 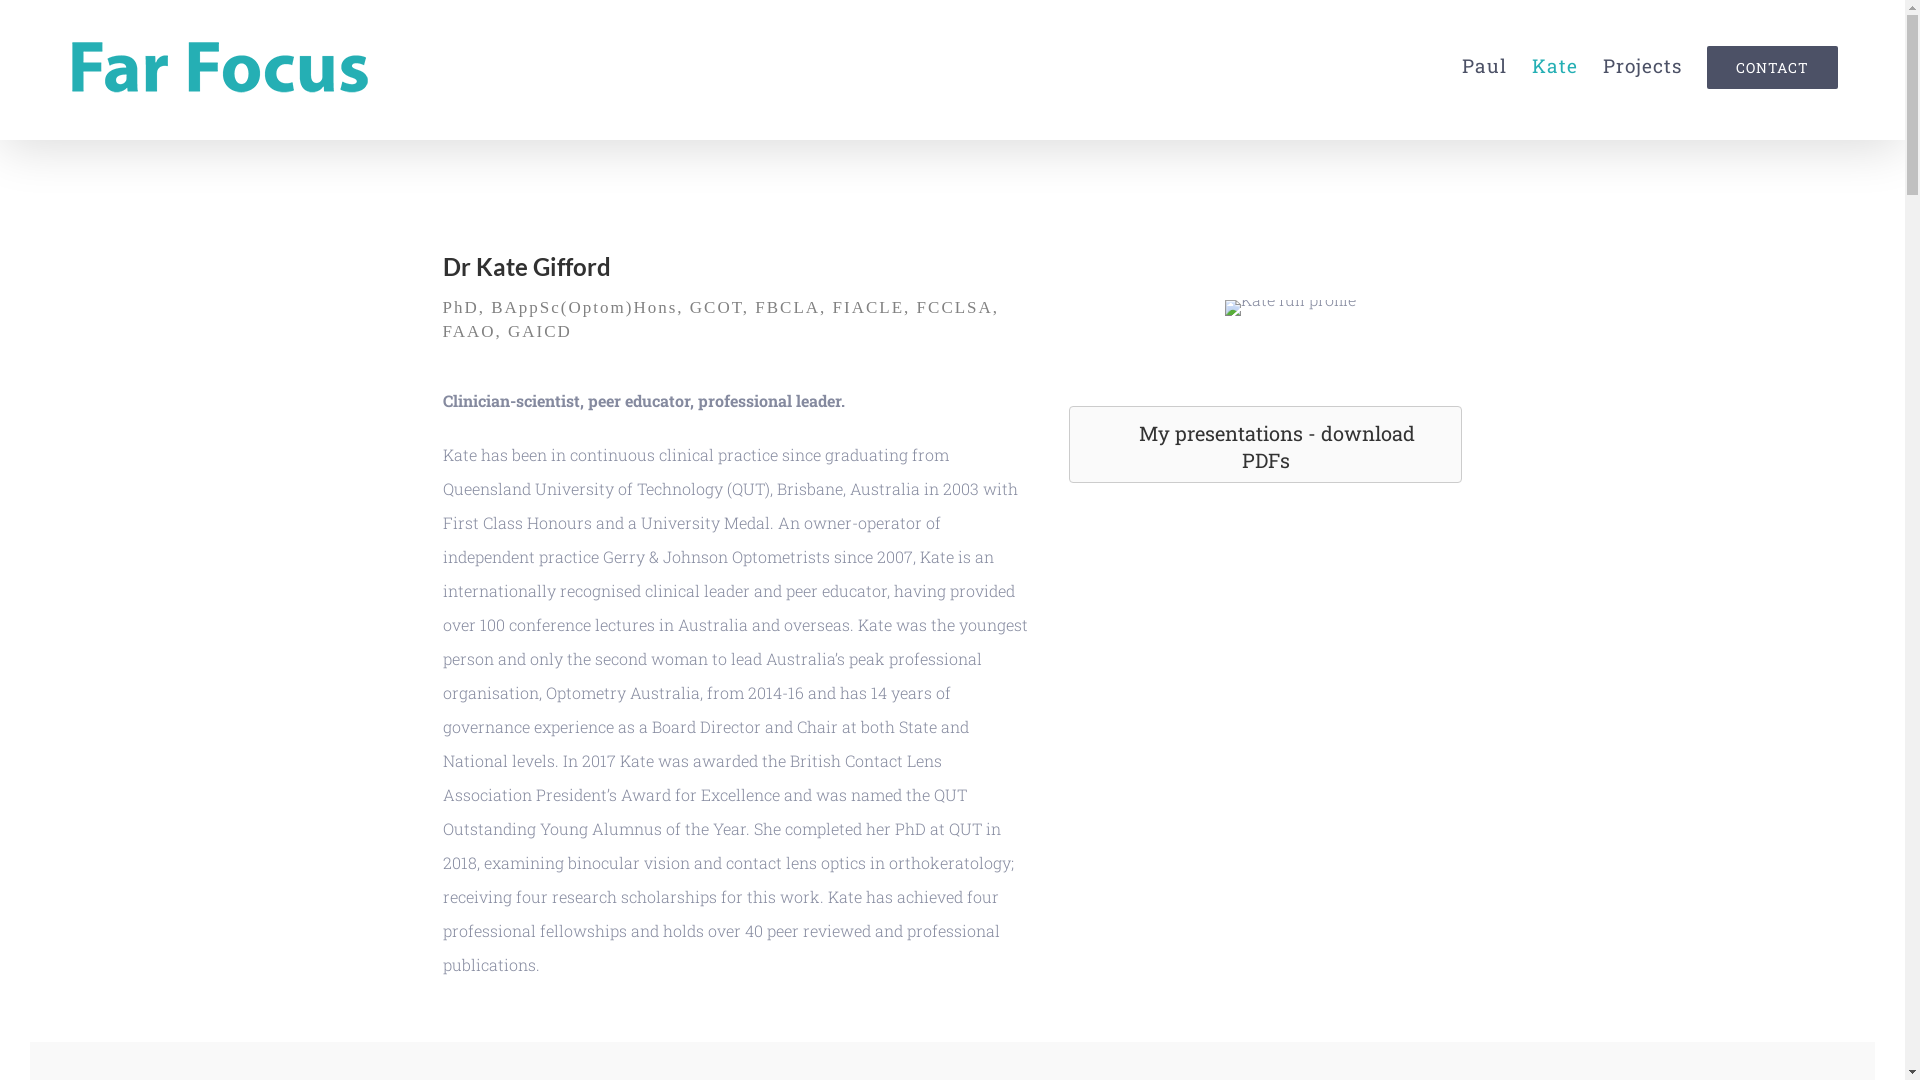 What do you see at coordinates (1290, 308) in the screenshot?
I see `'Kate full profile'` at bounding box center [1290, 308].